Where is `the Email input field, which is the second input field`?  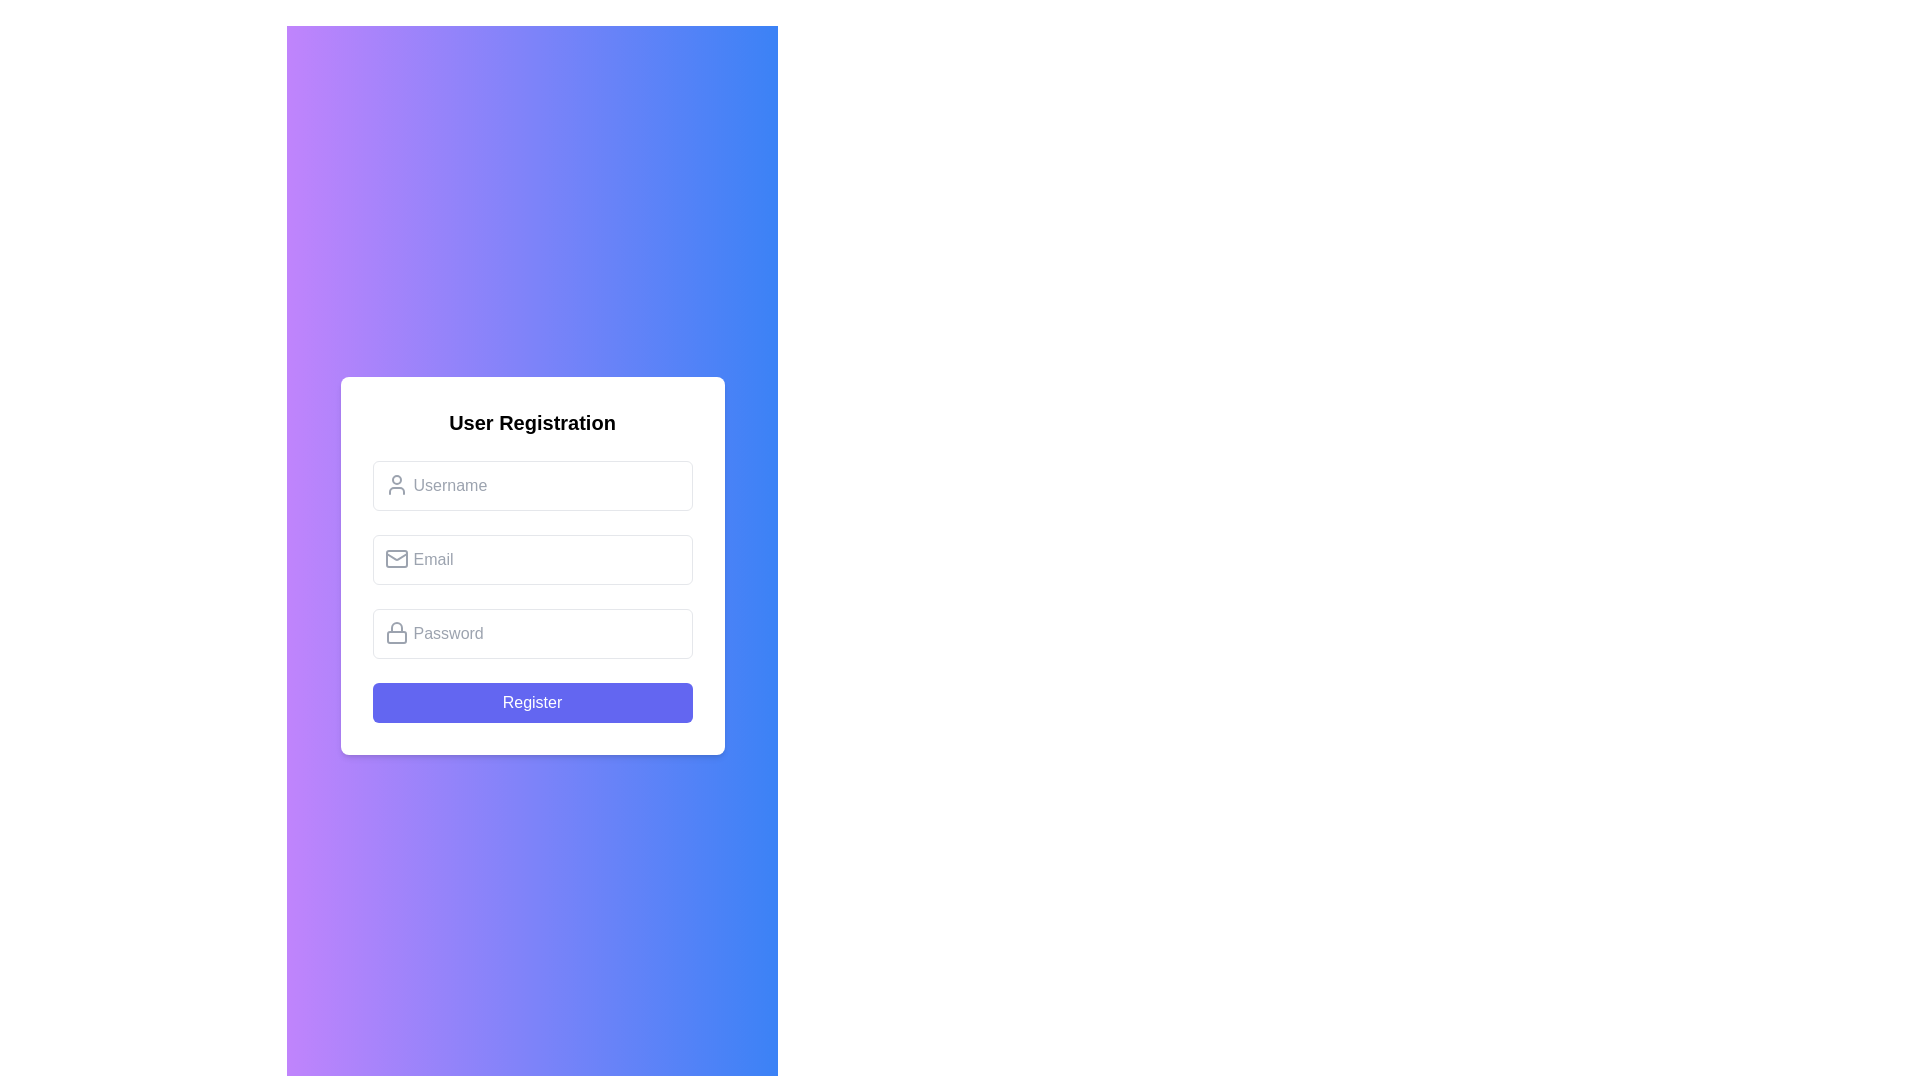
the Email input field, which is the second input field is located at coordinates (532, 559).